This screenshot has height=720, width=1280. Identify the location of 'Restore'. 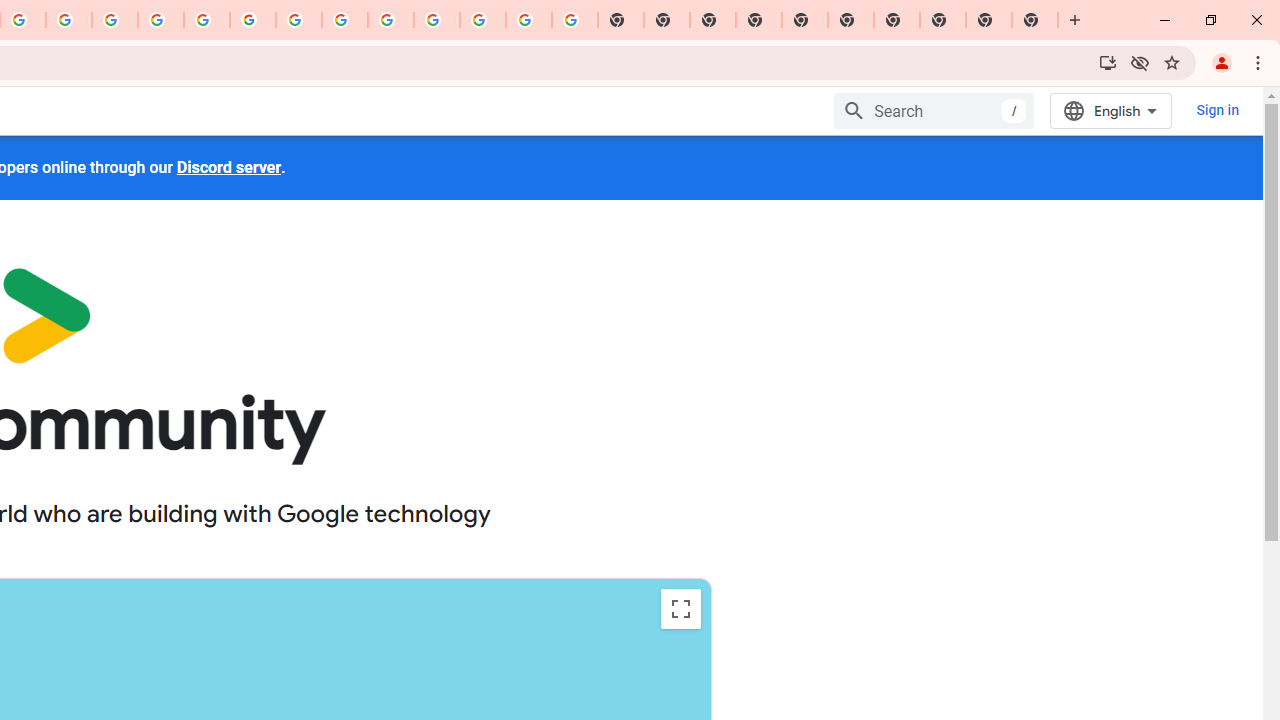
(1209, 20).